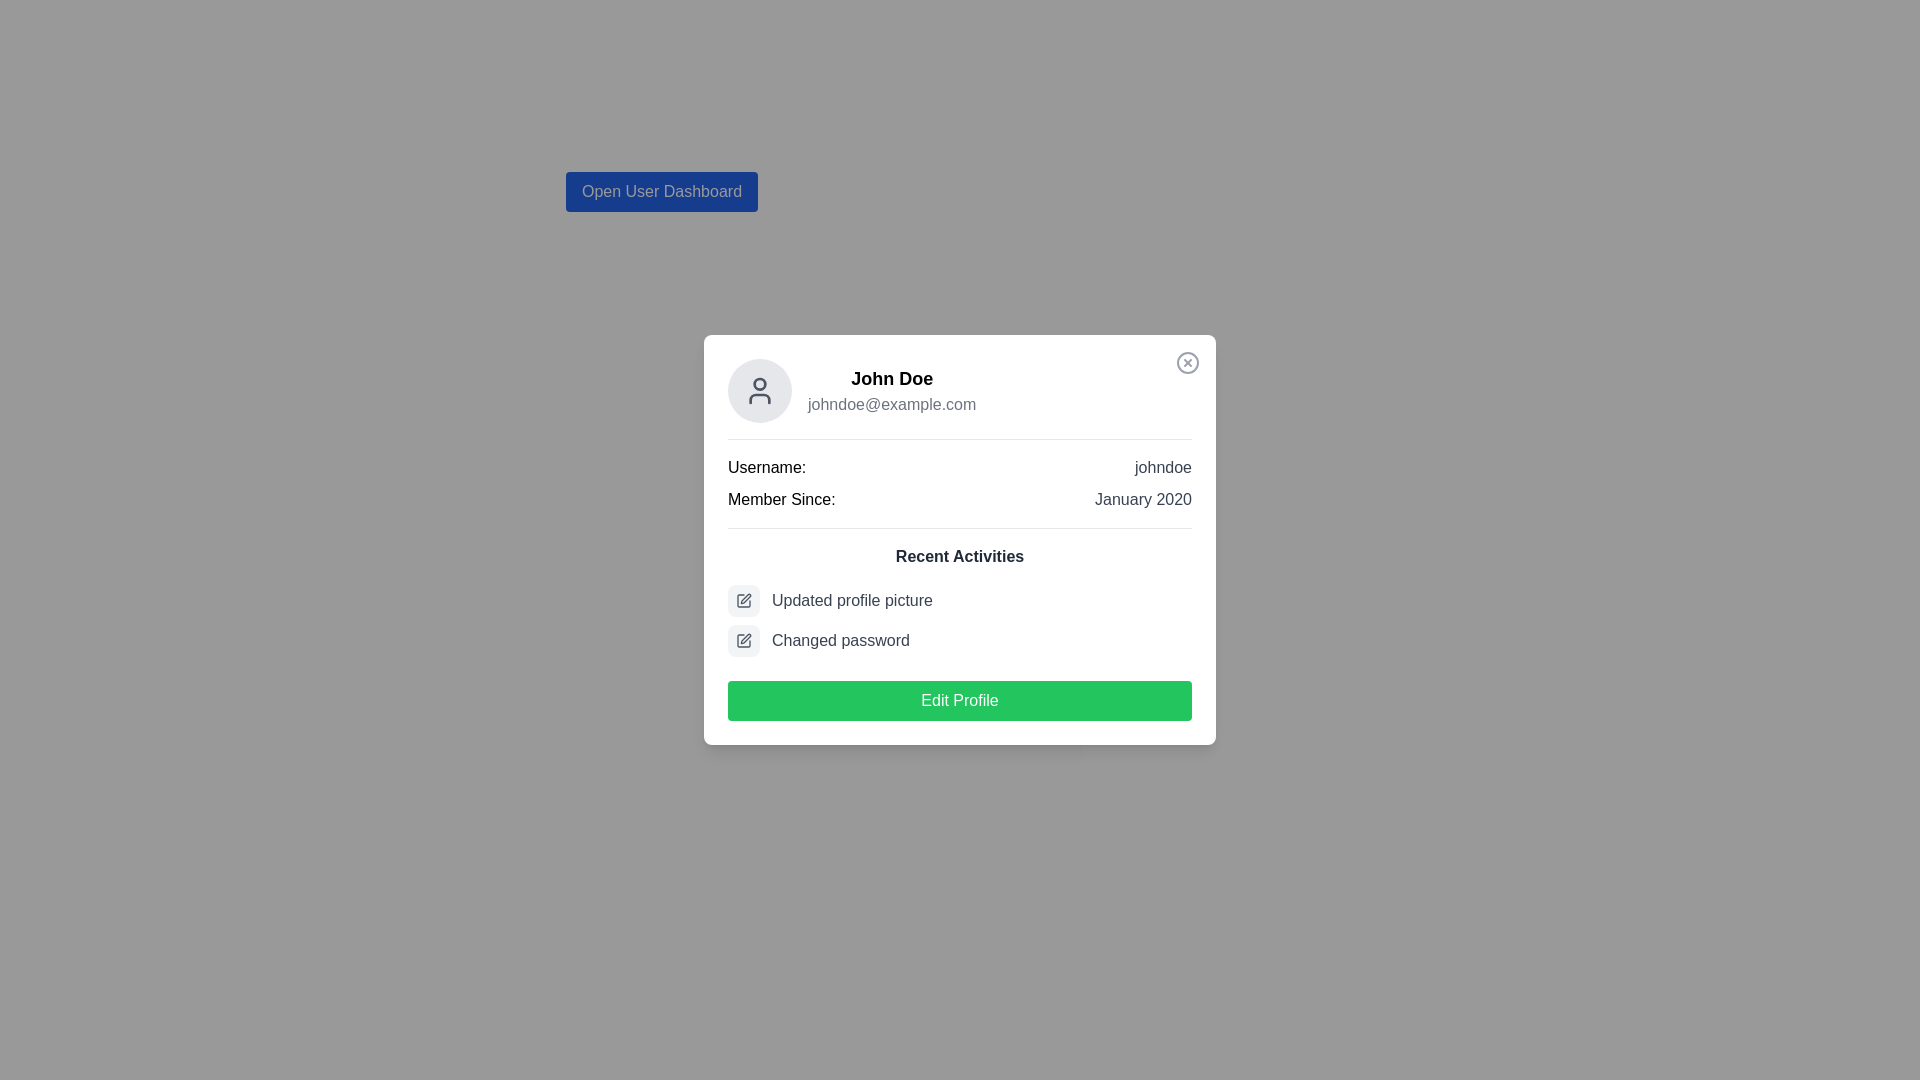  I want to click on the text element displaying 'January 2020' which is styled in gray and positioned to the right of 'Member Since:' within the profile card, so click(1143, 499).